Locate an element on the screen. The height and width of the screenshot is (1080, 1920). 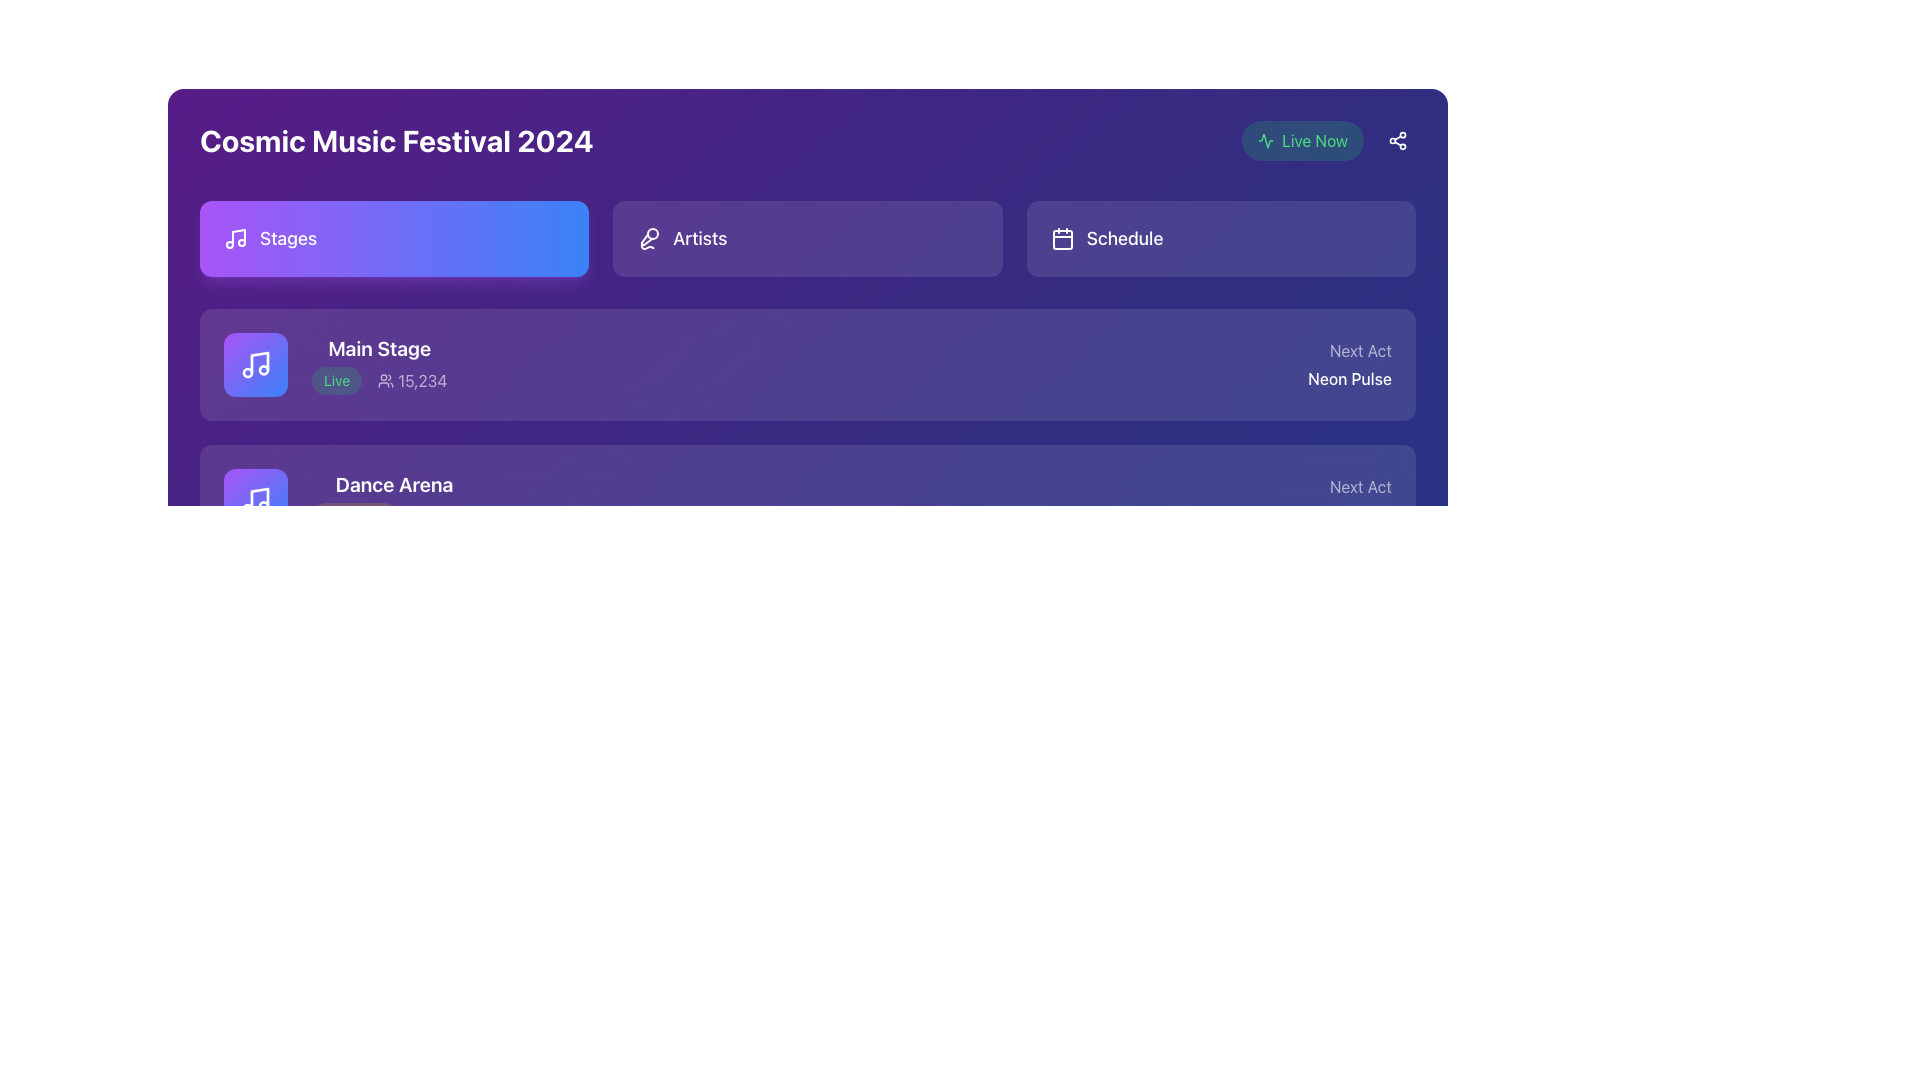
the calendar icon by clicking on the graphical rectangle within it to trigger actions related to the Schedule section of the application is located at coordinates (1061, 238).